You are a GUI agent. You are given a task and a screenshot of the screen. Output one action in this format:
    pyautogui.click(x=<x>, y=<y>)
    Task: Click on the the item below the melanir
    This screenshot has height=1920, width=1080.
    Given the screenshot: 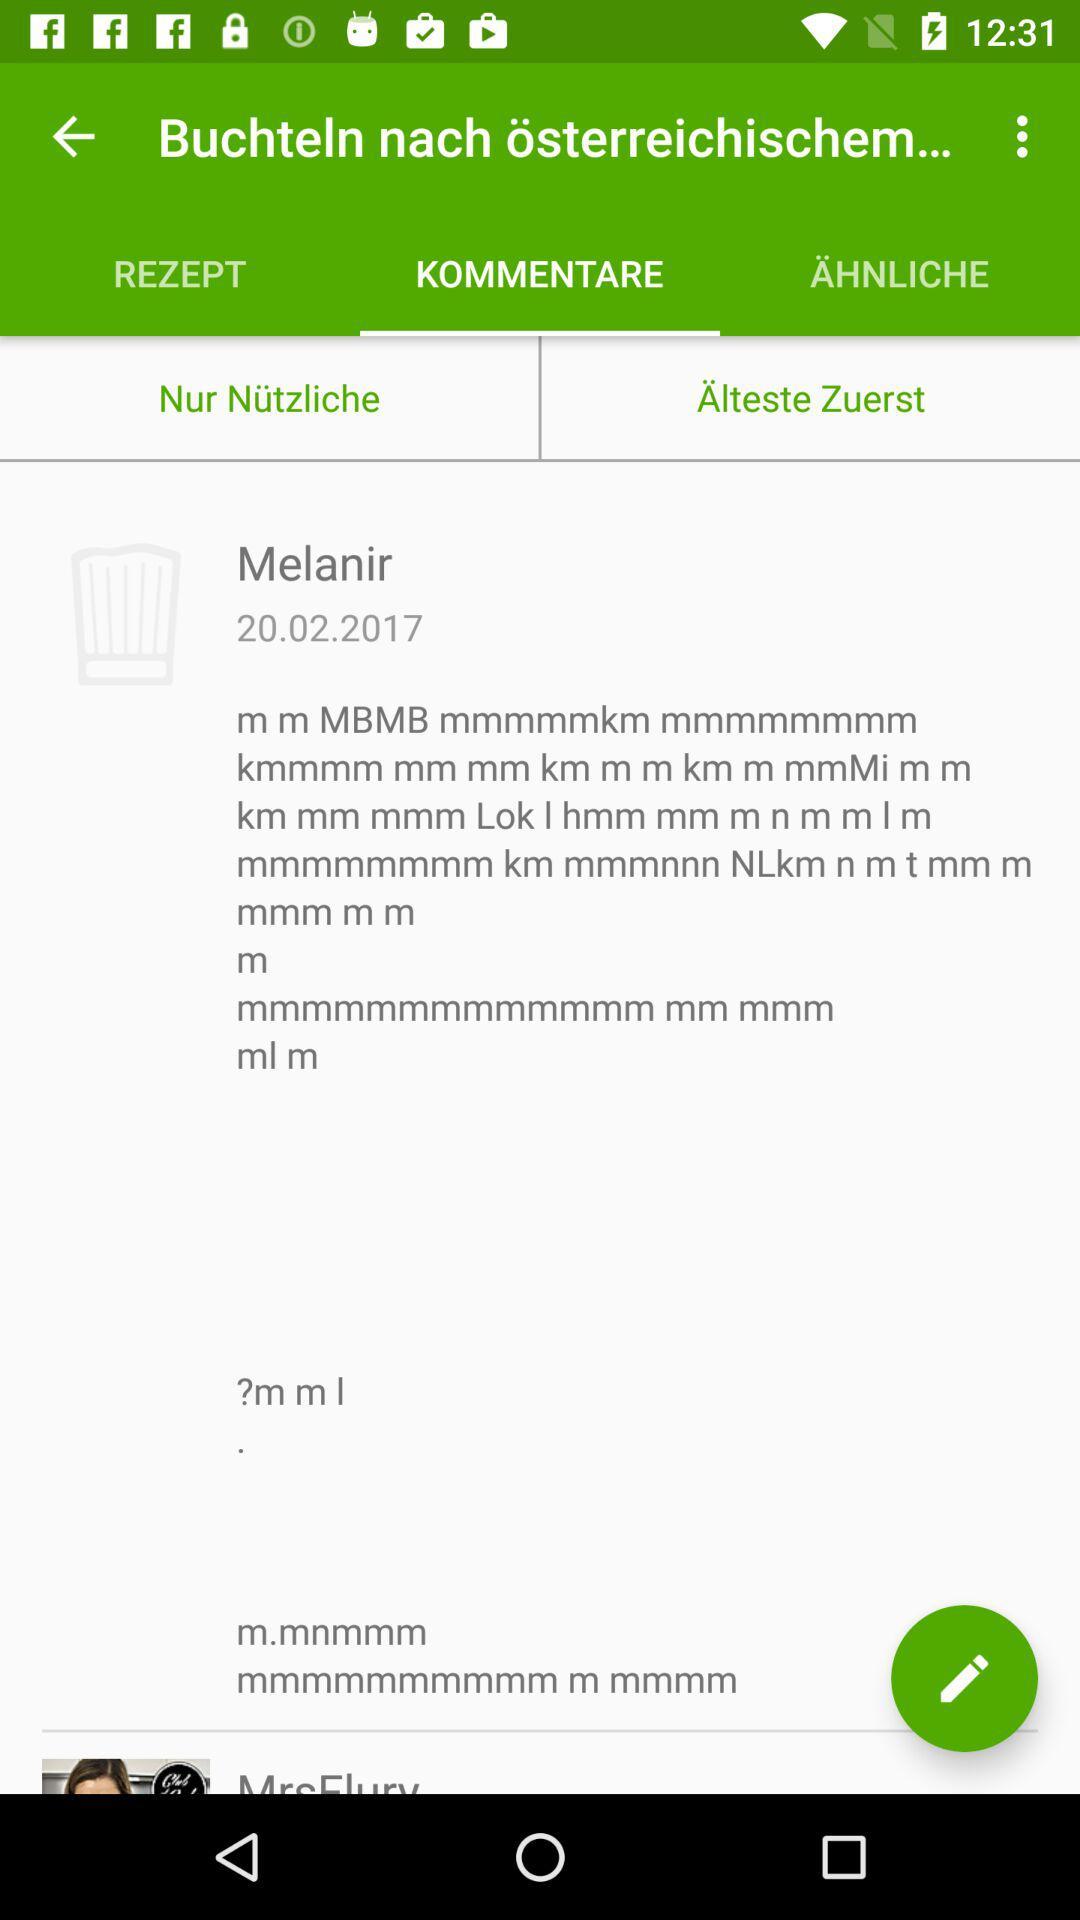 What is the action you would take?
    pyautogui.click(x=329, y=626)
    